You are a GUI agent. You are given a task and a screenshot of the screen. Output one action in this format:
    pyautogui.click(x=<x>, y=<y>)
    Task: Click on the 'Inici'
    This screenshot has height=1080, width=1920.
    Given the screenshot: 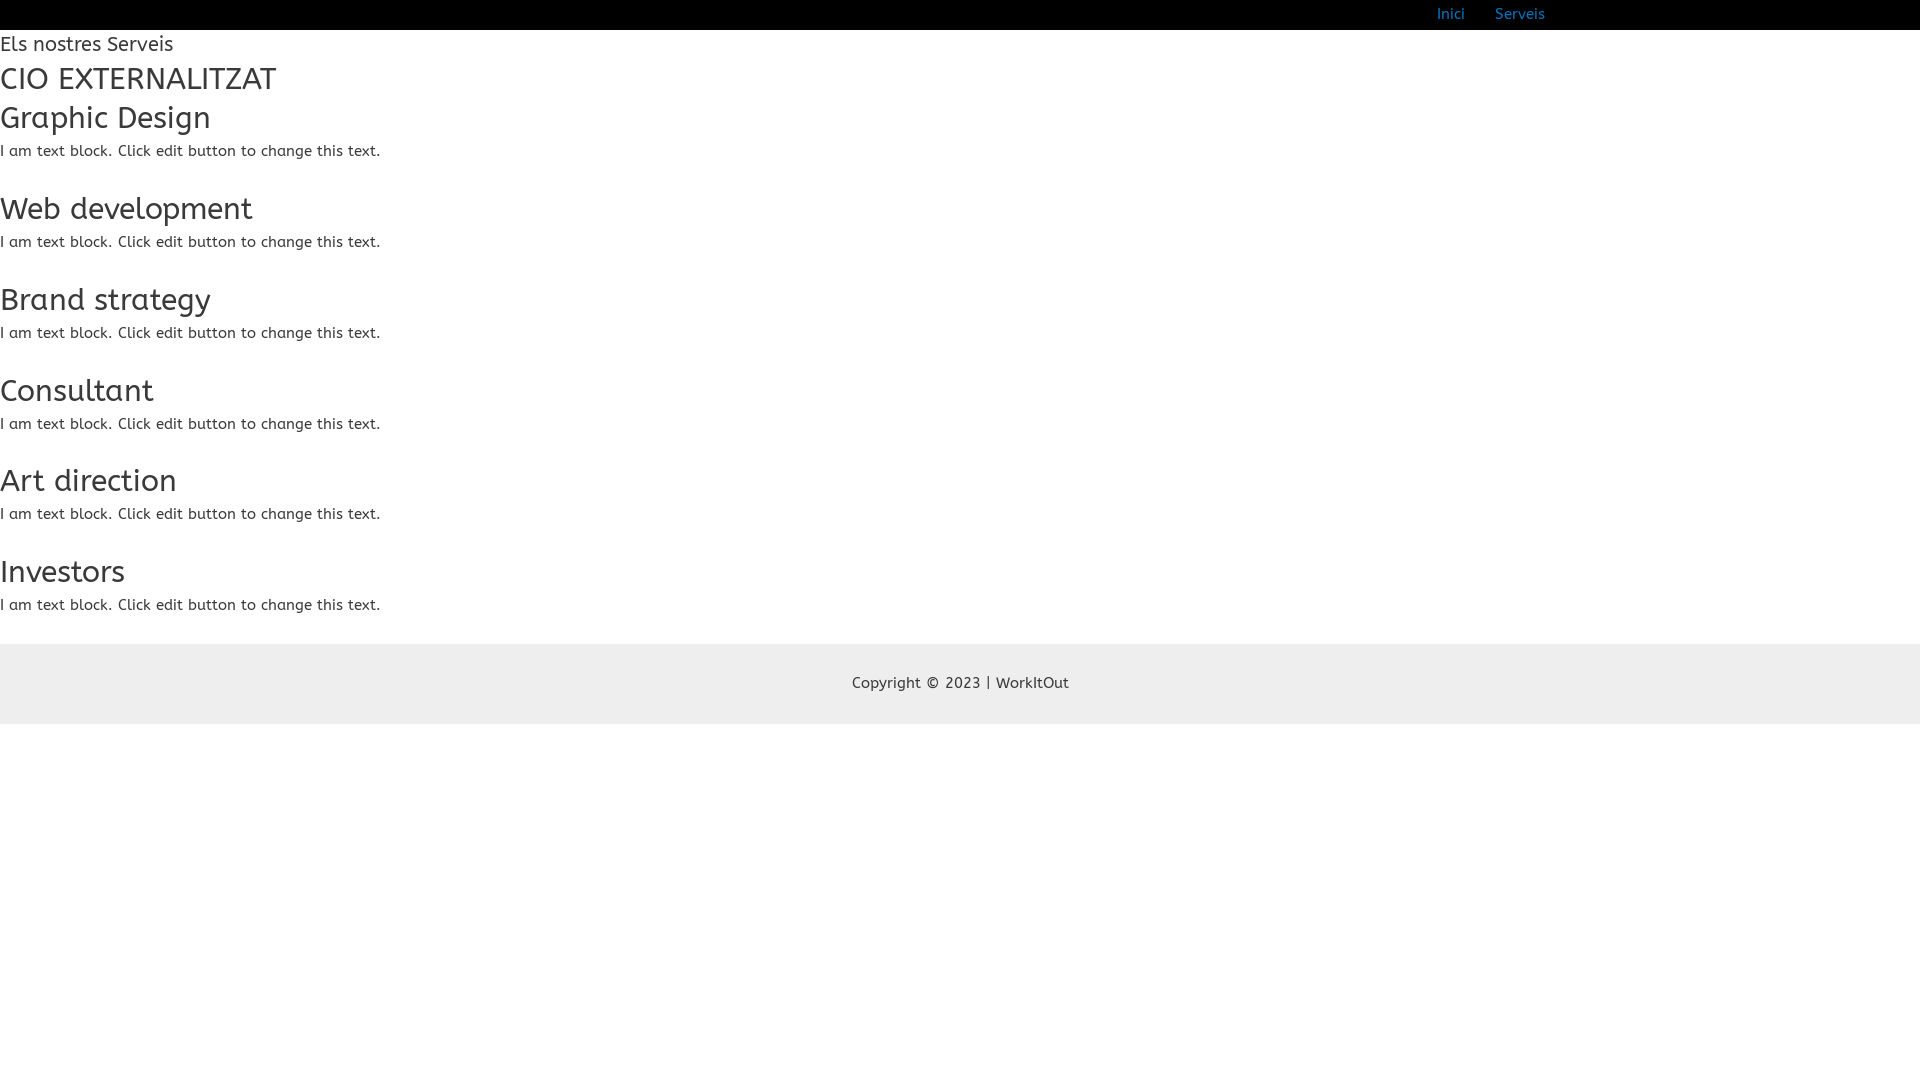 What is the action you would take?
    pyautogui.click(x=1420, y=15)
    